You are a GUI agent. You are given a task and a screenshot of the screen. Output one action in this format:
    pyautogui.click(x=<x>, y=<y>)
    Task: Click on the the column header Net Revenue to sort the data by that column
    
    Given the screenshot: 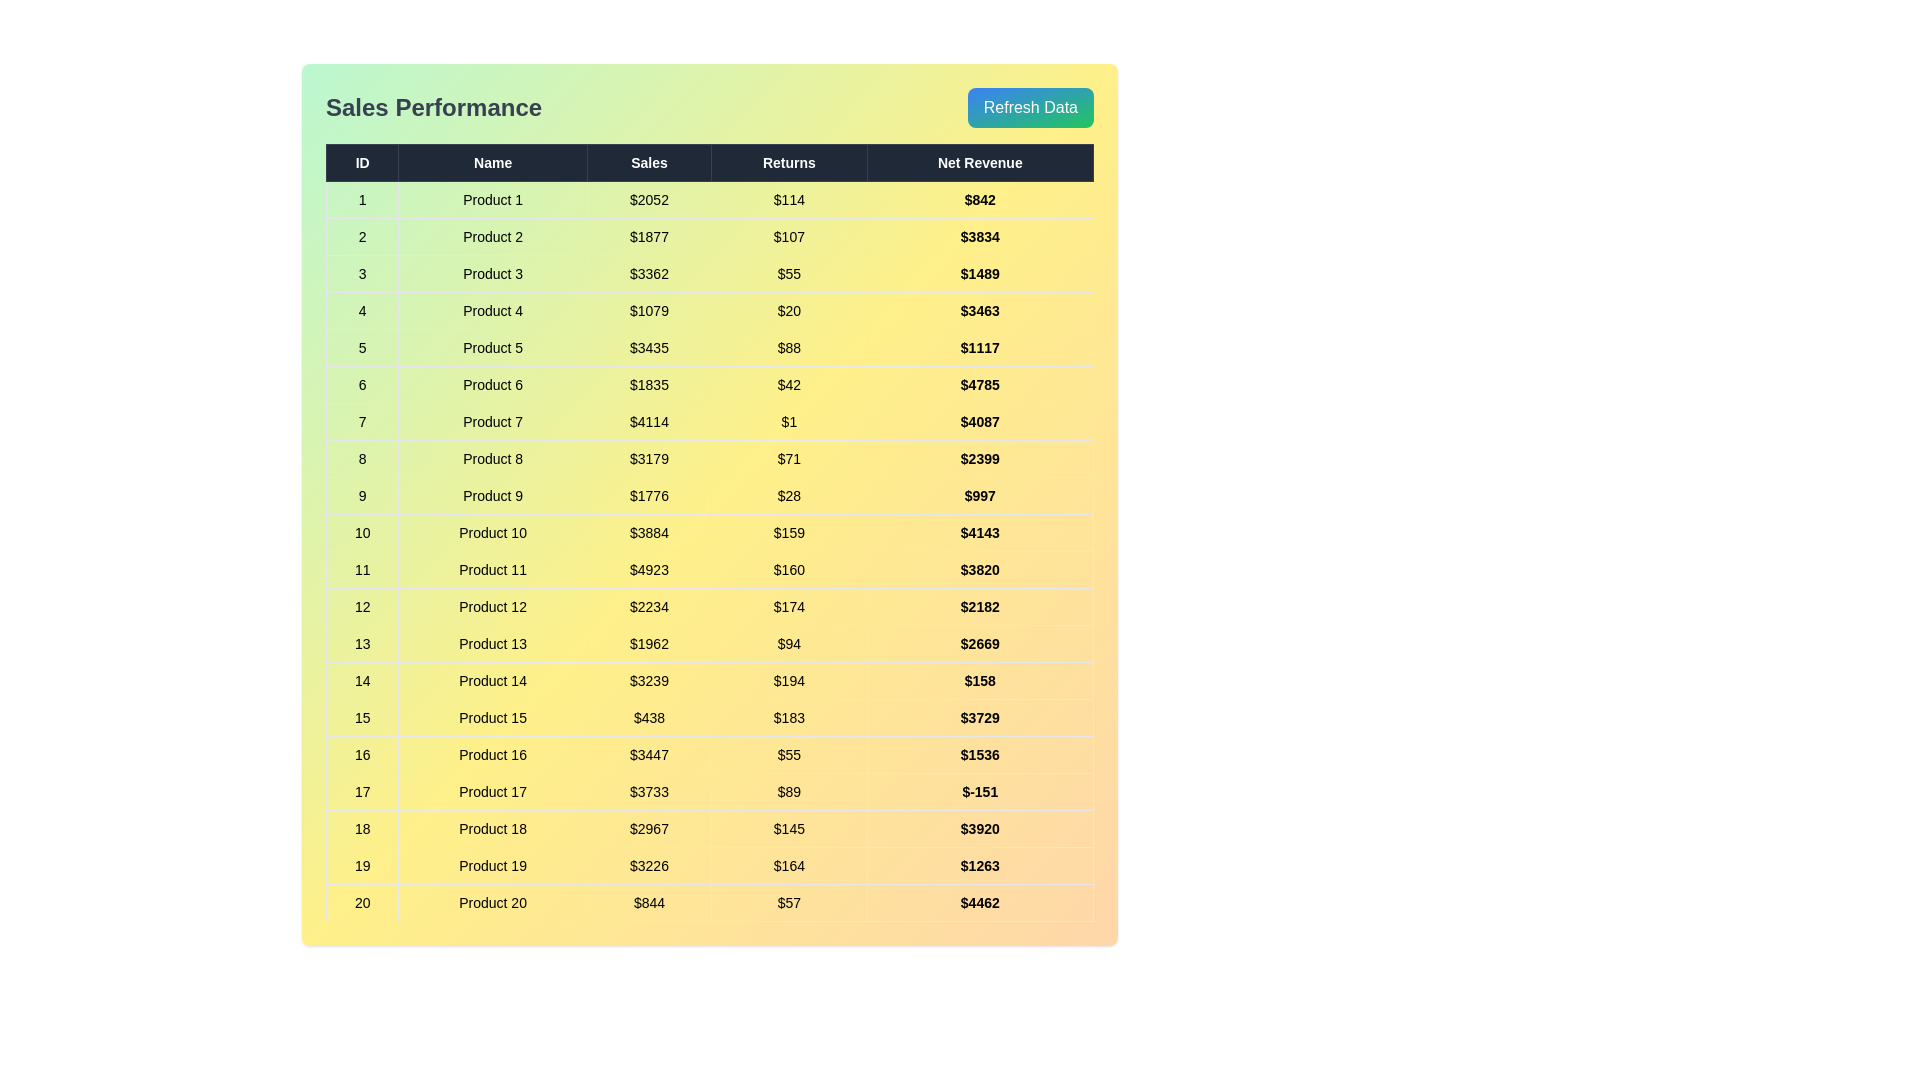 What is the action you would take?
    pyautogui.click(x=980, y=161)
    